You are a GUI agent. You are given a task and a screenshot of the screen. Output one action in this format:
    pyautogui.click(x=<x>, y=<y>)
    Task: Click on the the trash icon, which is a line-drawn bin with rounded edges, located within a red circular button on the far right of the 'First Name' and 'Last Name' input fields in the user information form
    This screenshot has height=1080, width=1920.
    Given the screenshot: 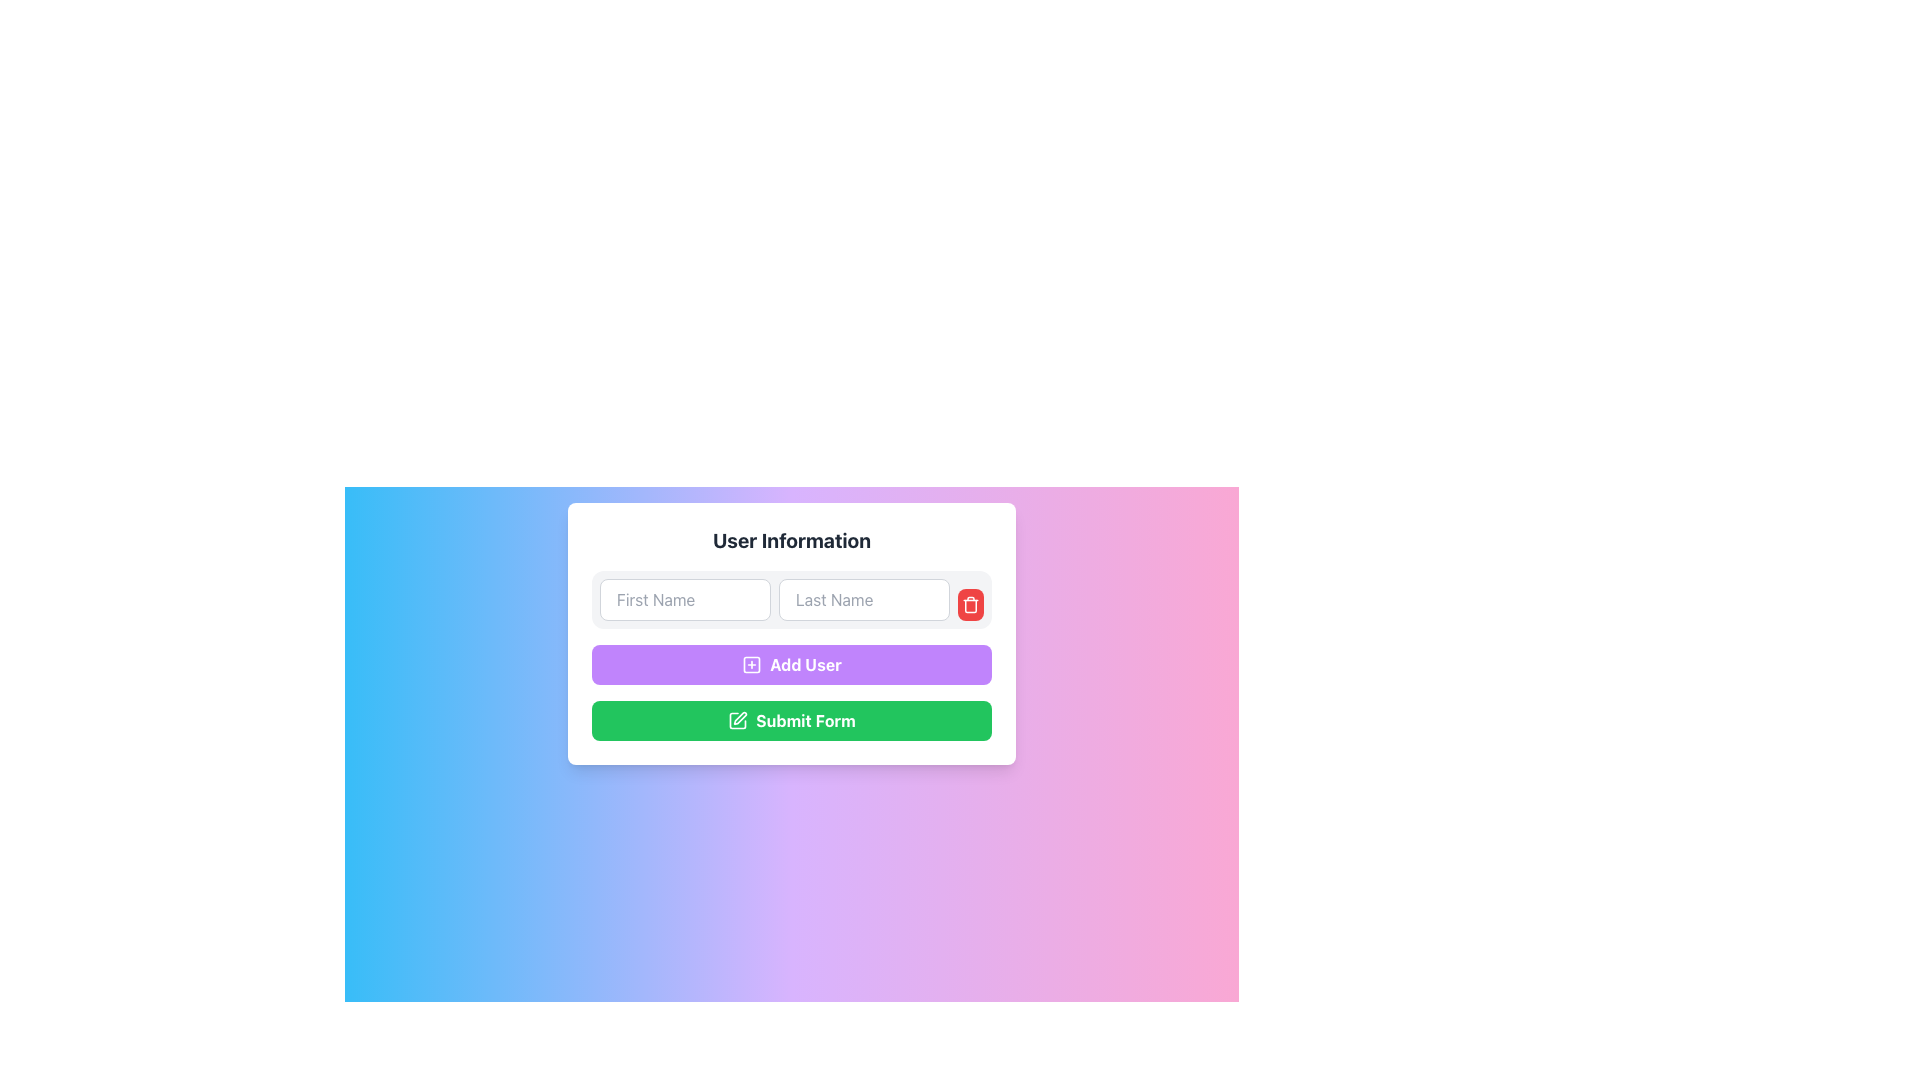 What is the action you would take?
    pyautogui.click(x=970, y=604)
    